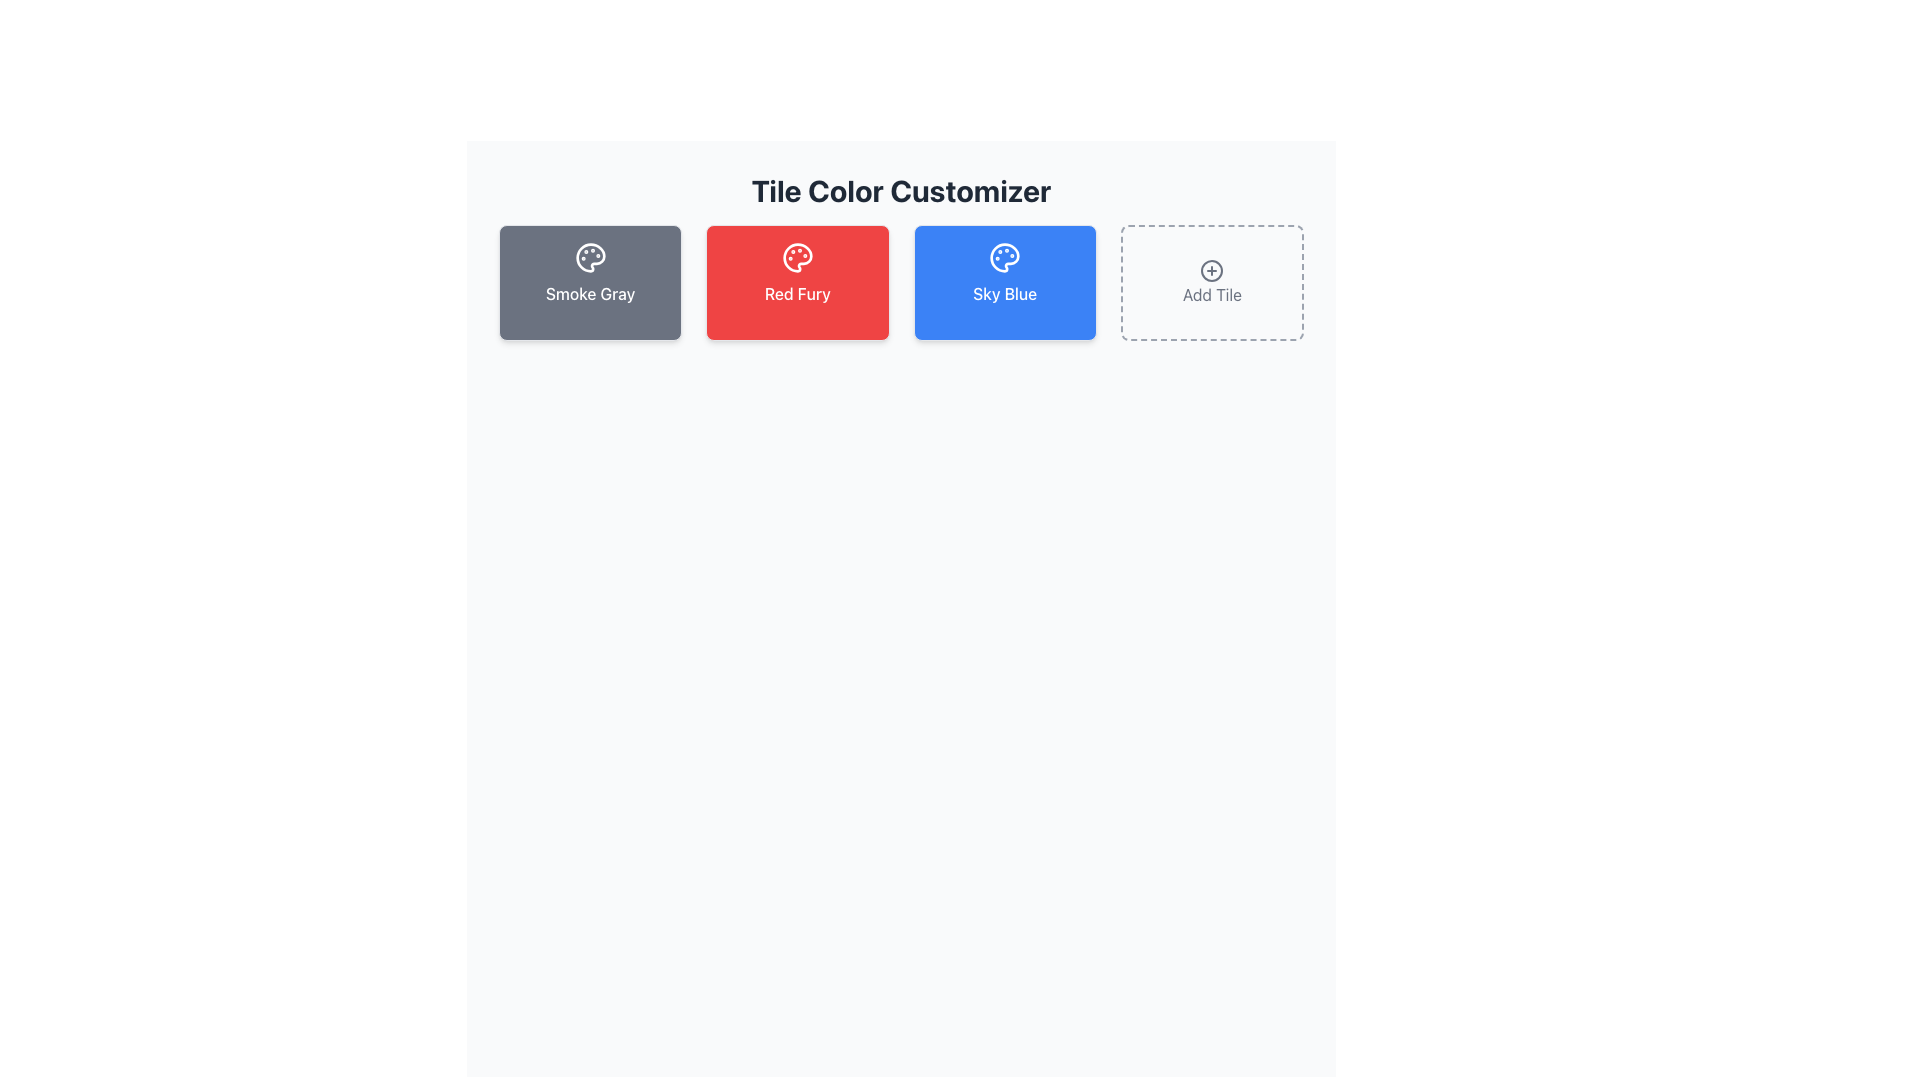 This screenshot has width=1920, height=1080. What do you see at coordinates (1211, 282) in the screenshot?
I see `the button that allows users to add additional tiles to the layout` at bounding box center [1211, 282].